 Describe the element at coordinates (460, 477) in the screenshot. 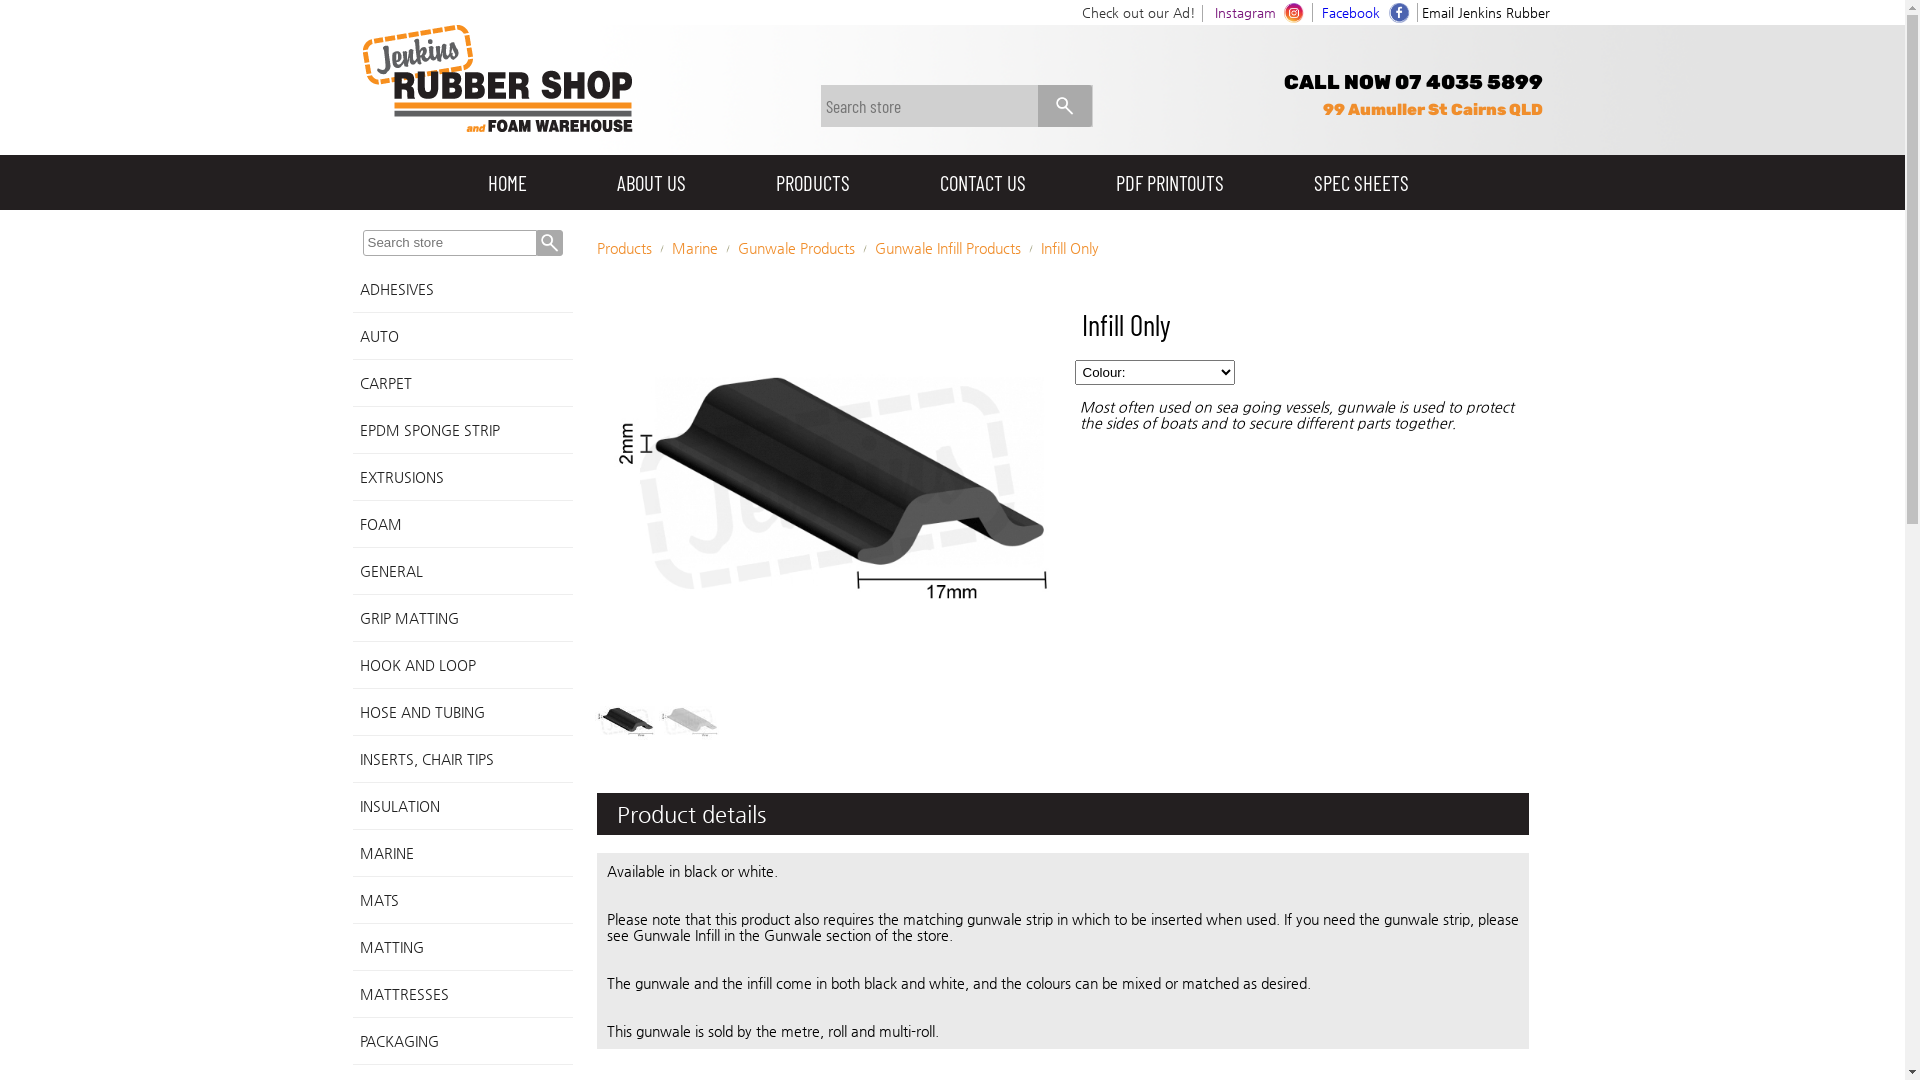

I see `'EXTRUSIONS'` at that location.